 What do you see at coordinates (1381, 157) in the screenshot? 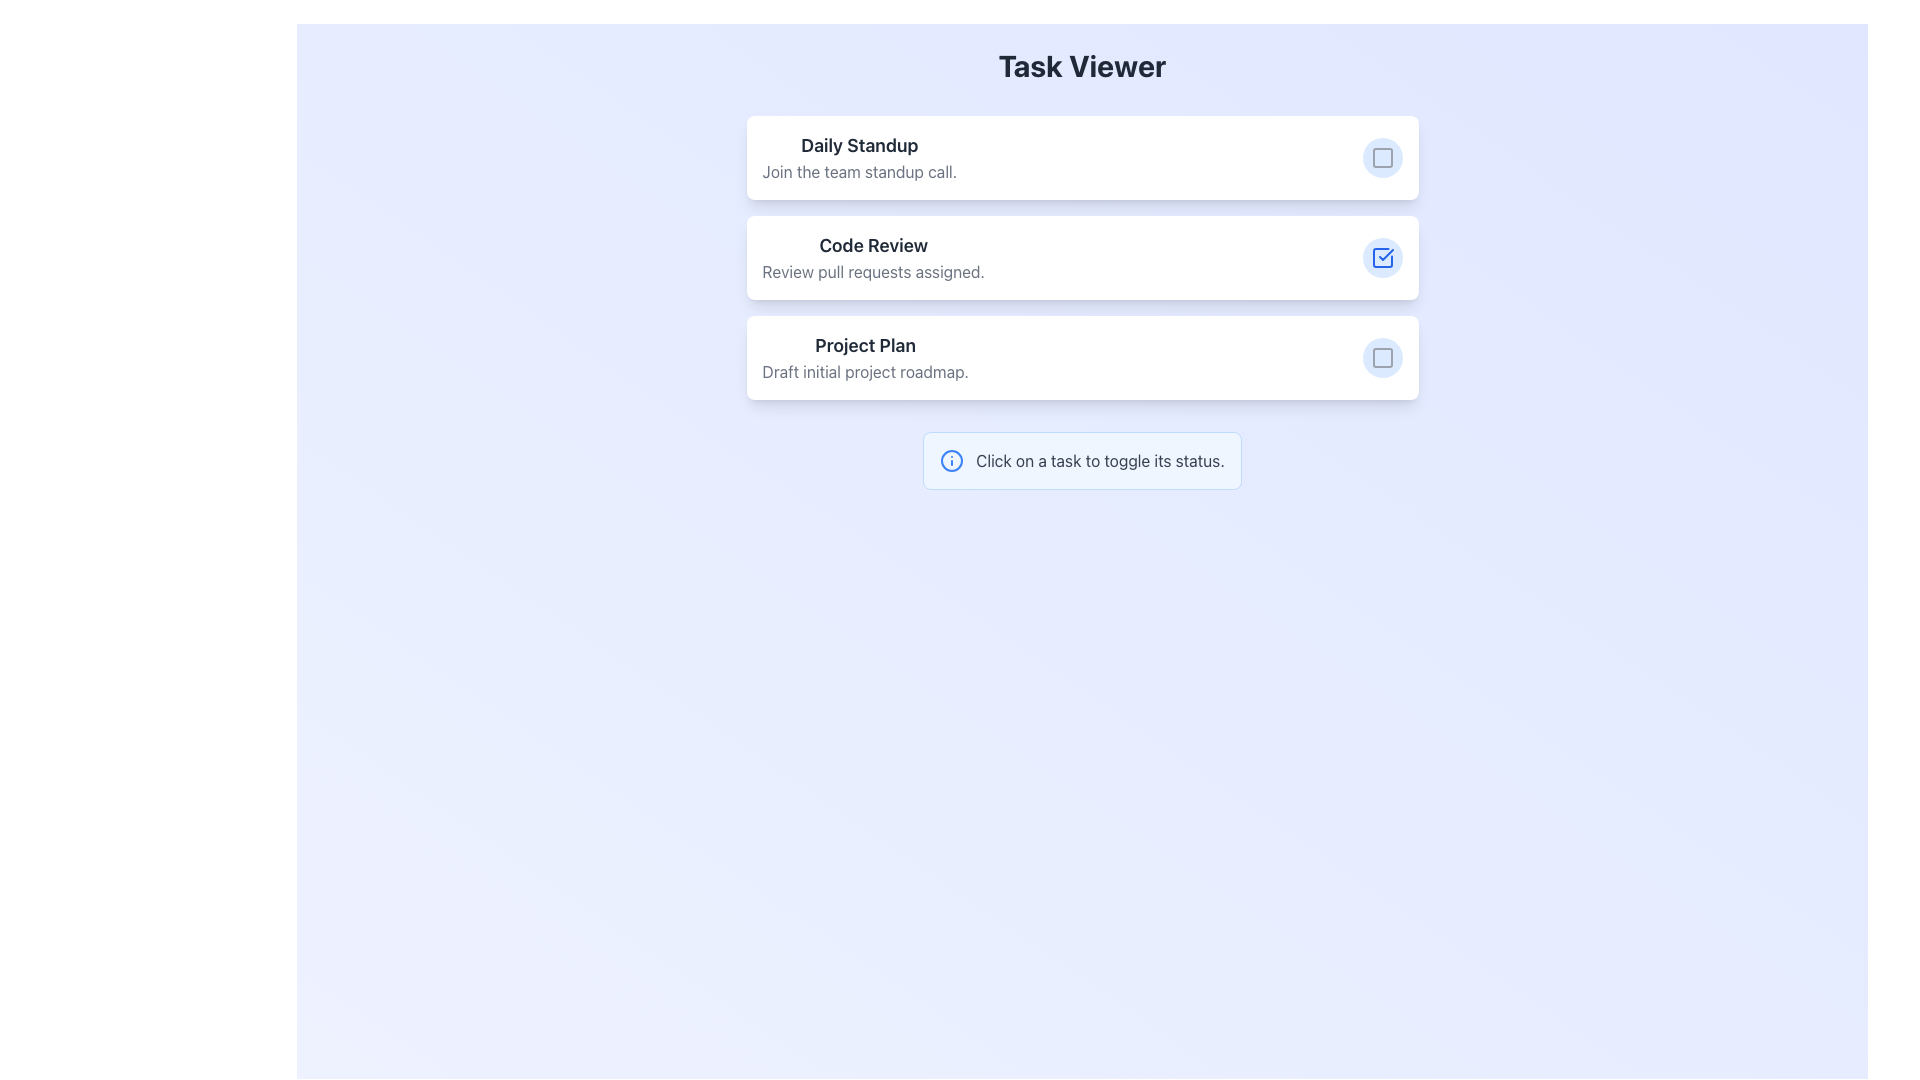
I see `the inner square component of the checkbox icon for the 'Daily Standup' task located in the top-right corner of the task card` at bounding box center [1381, 157].